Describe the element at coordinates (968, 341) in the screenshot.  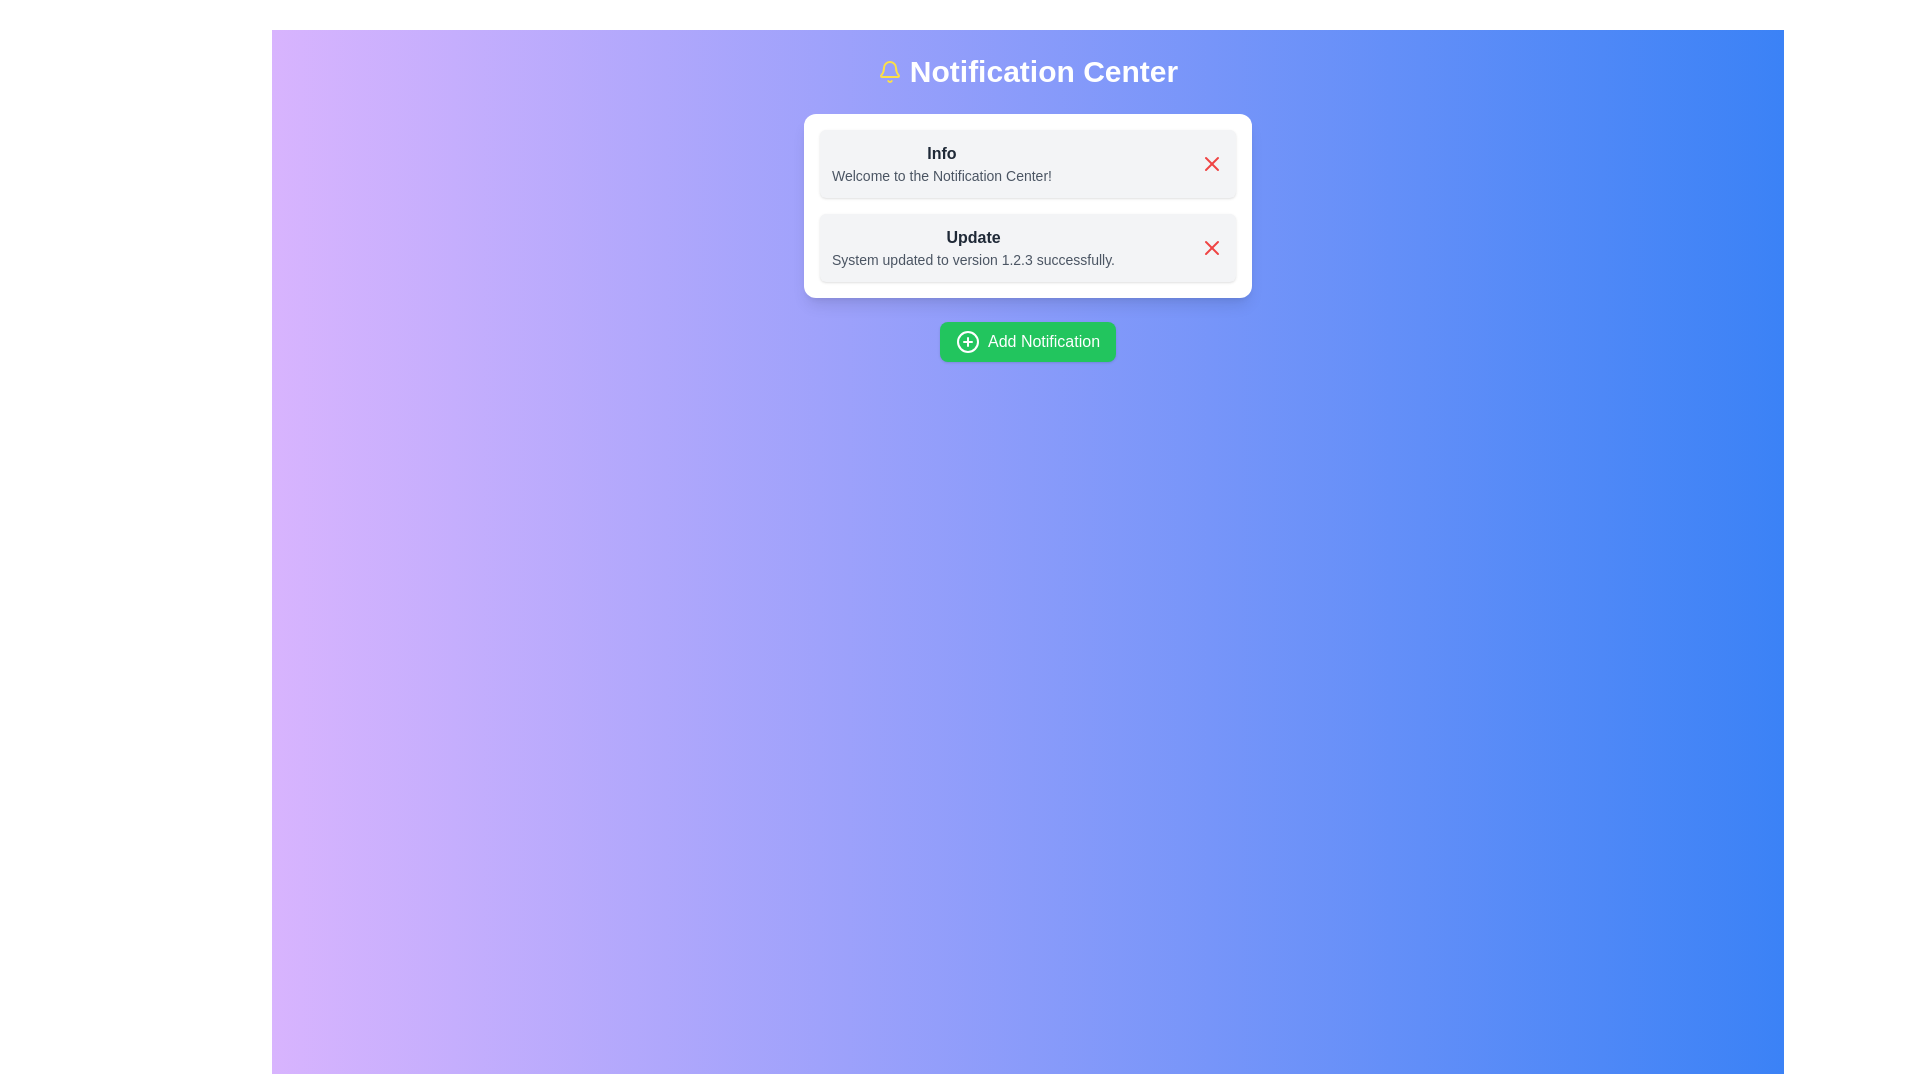
I see `the SVG graphic icon positioned to the left of the 'Add Notification' button text` at that location.